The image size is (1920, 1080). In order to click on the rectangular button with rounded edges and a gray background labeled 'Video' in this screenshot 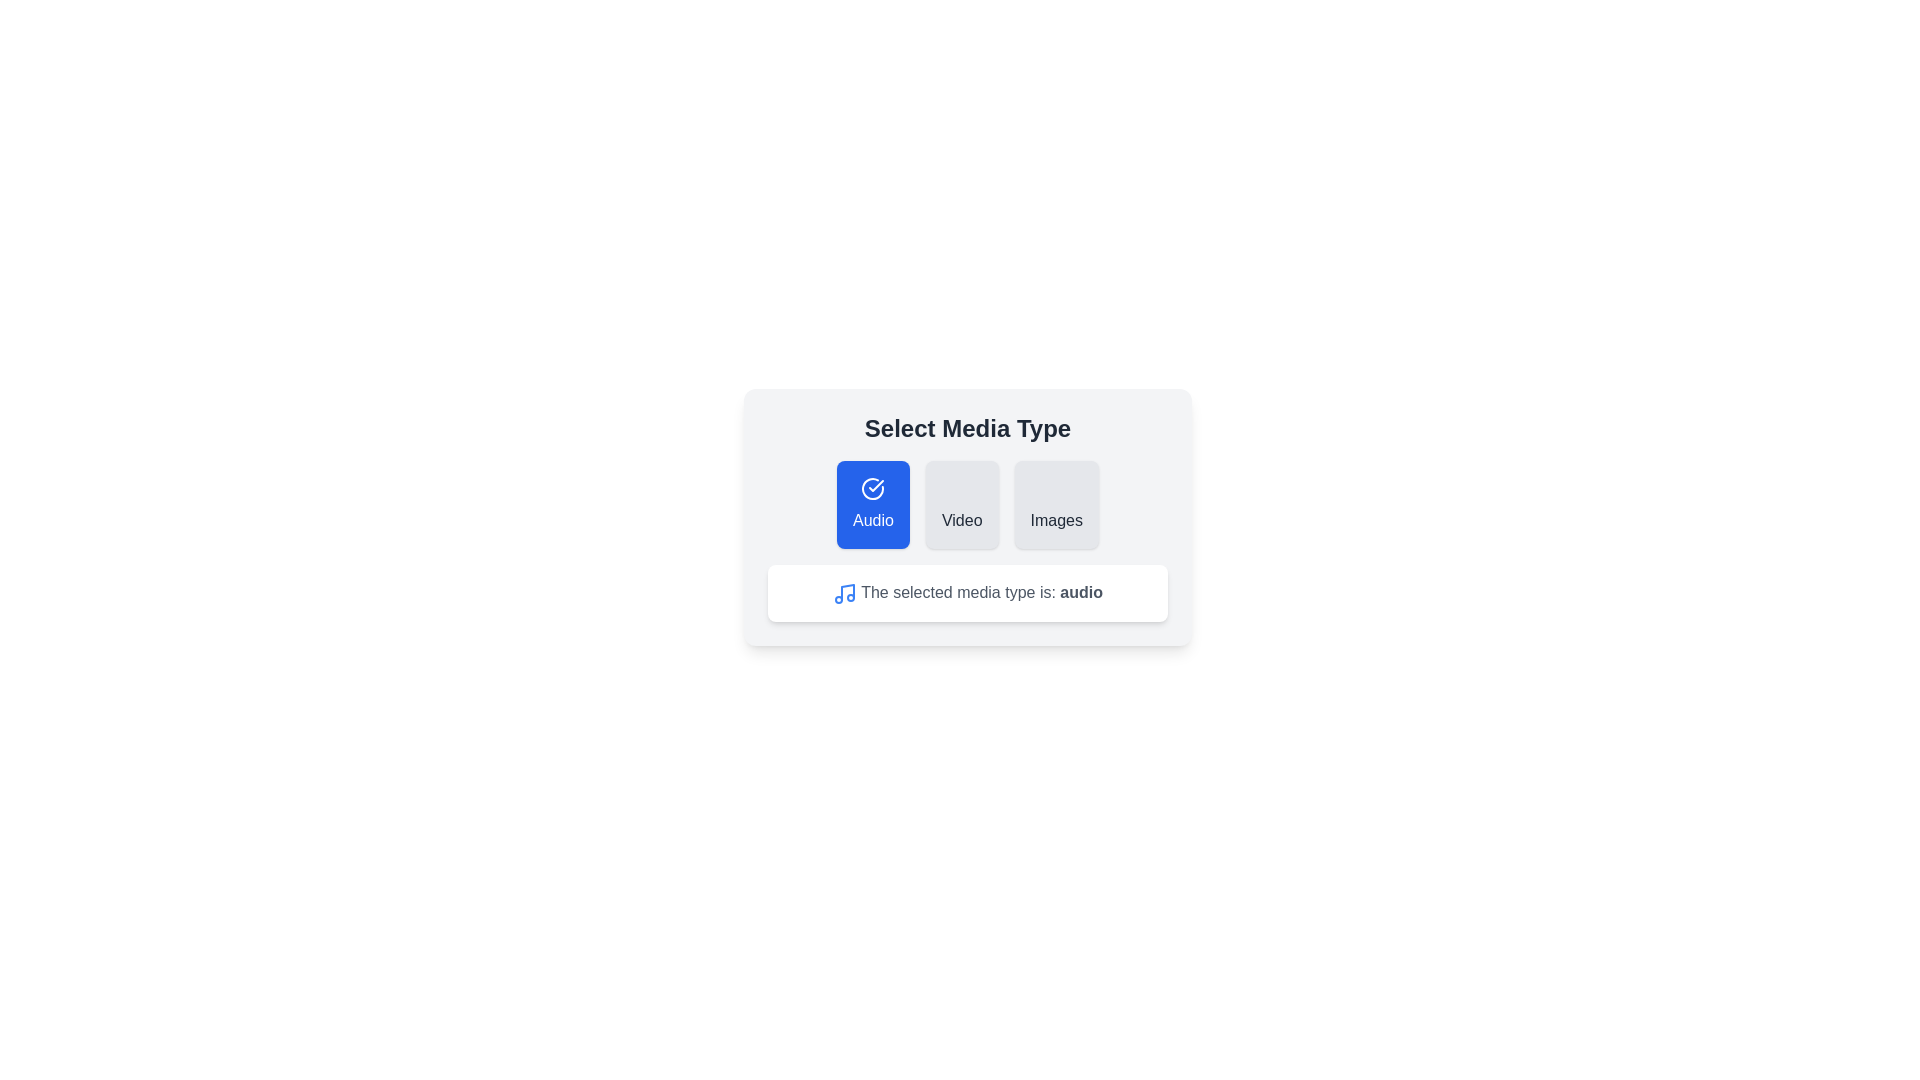, I will do `click(962, 504)`.